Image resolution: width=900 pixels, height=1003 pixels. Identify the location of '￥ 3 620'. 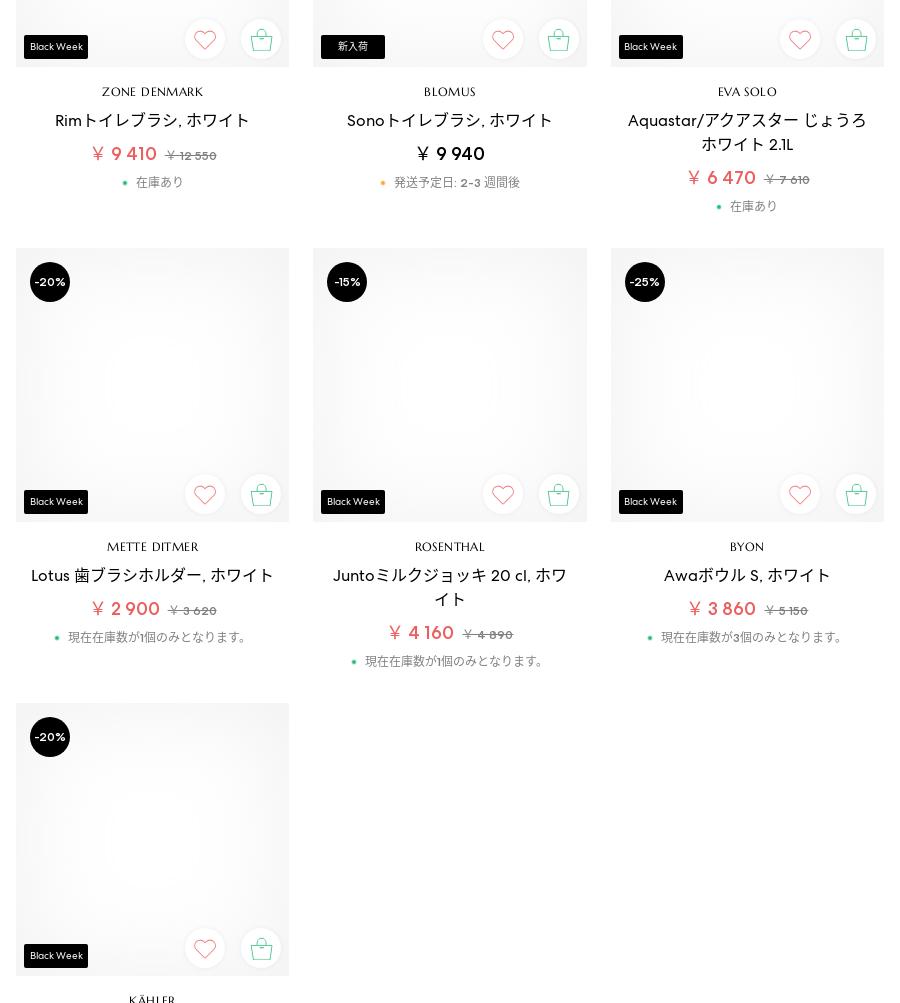
(191, 609).